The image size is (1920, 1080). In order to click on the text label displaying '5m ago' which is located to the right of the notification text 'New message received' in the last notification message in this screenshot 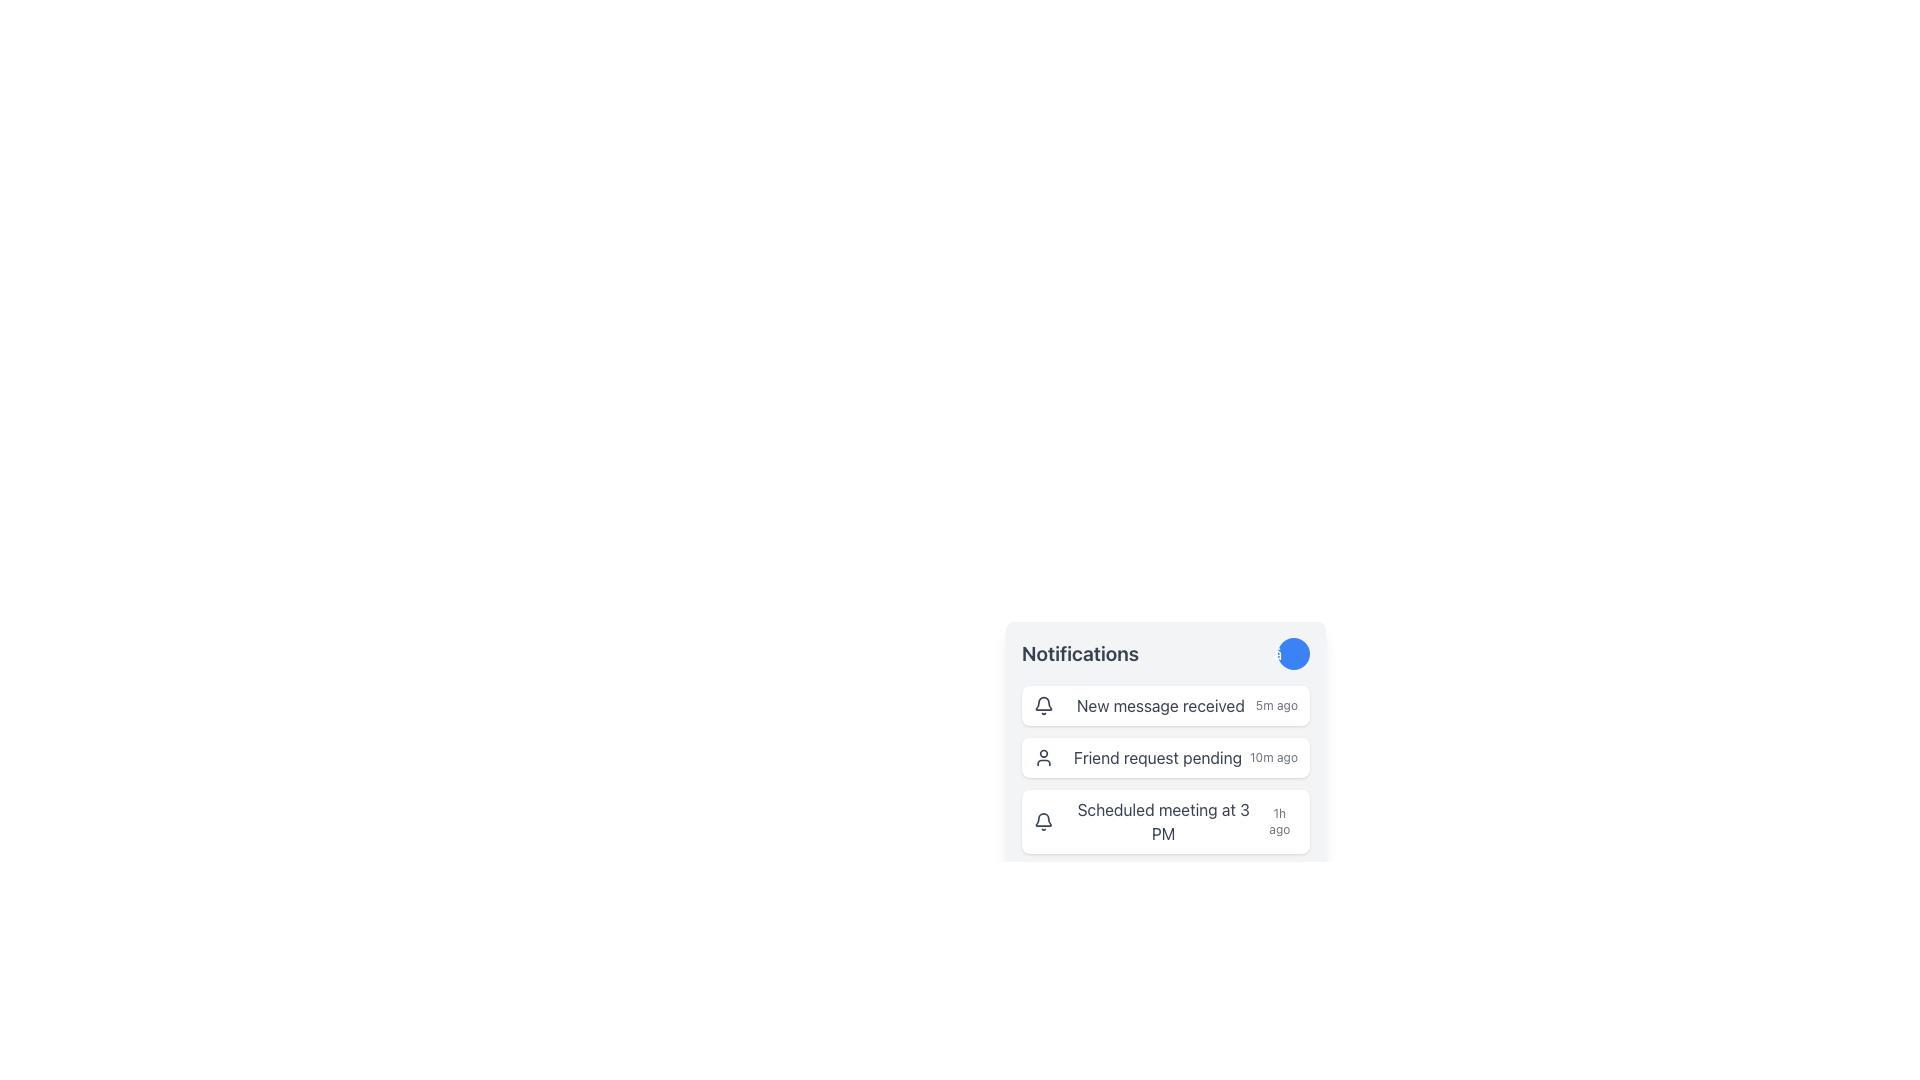, I will do `click(1275, 704)`.